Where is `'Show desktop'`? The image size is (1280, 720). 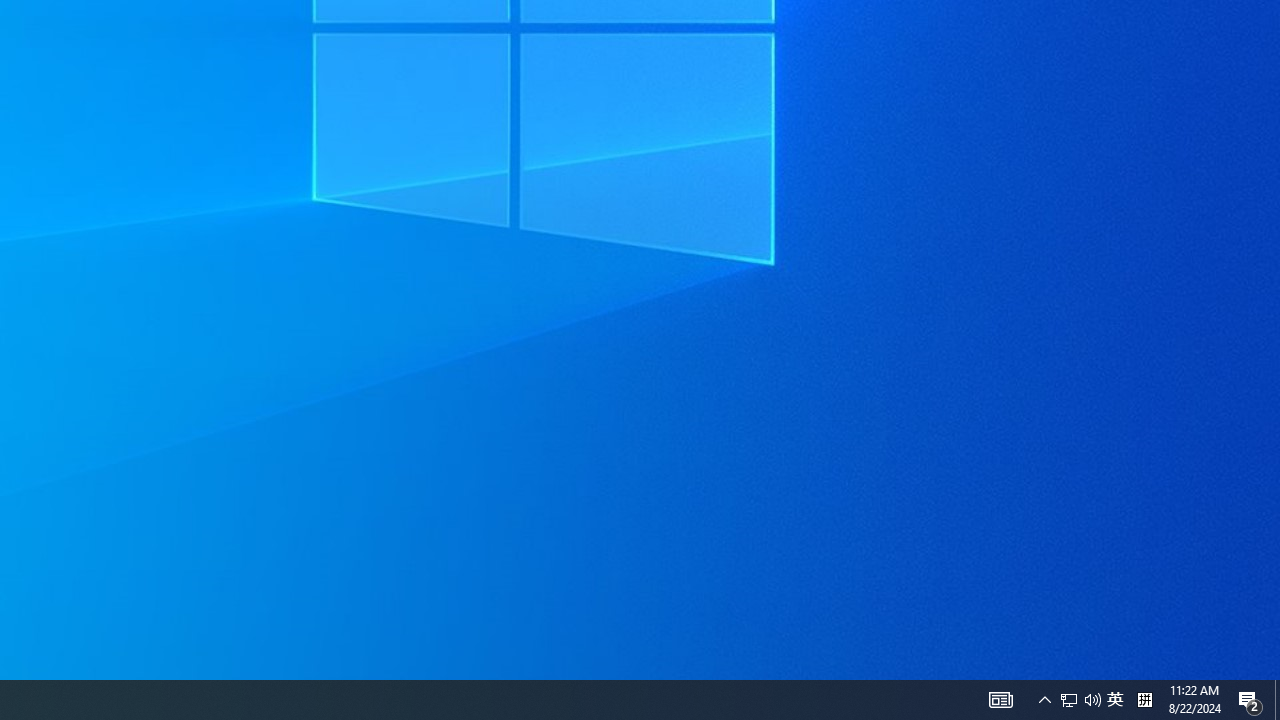 'Show desktop' is located at coordinates (1276, 698).